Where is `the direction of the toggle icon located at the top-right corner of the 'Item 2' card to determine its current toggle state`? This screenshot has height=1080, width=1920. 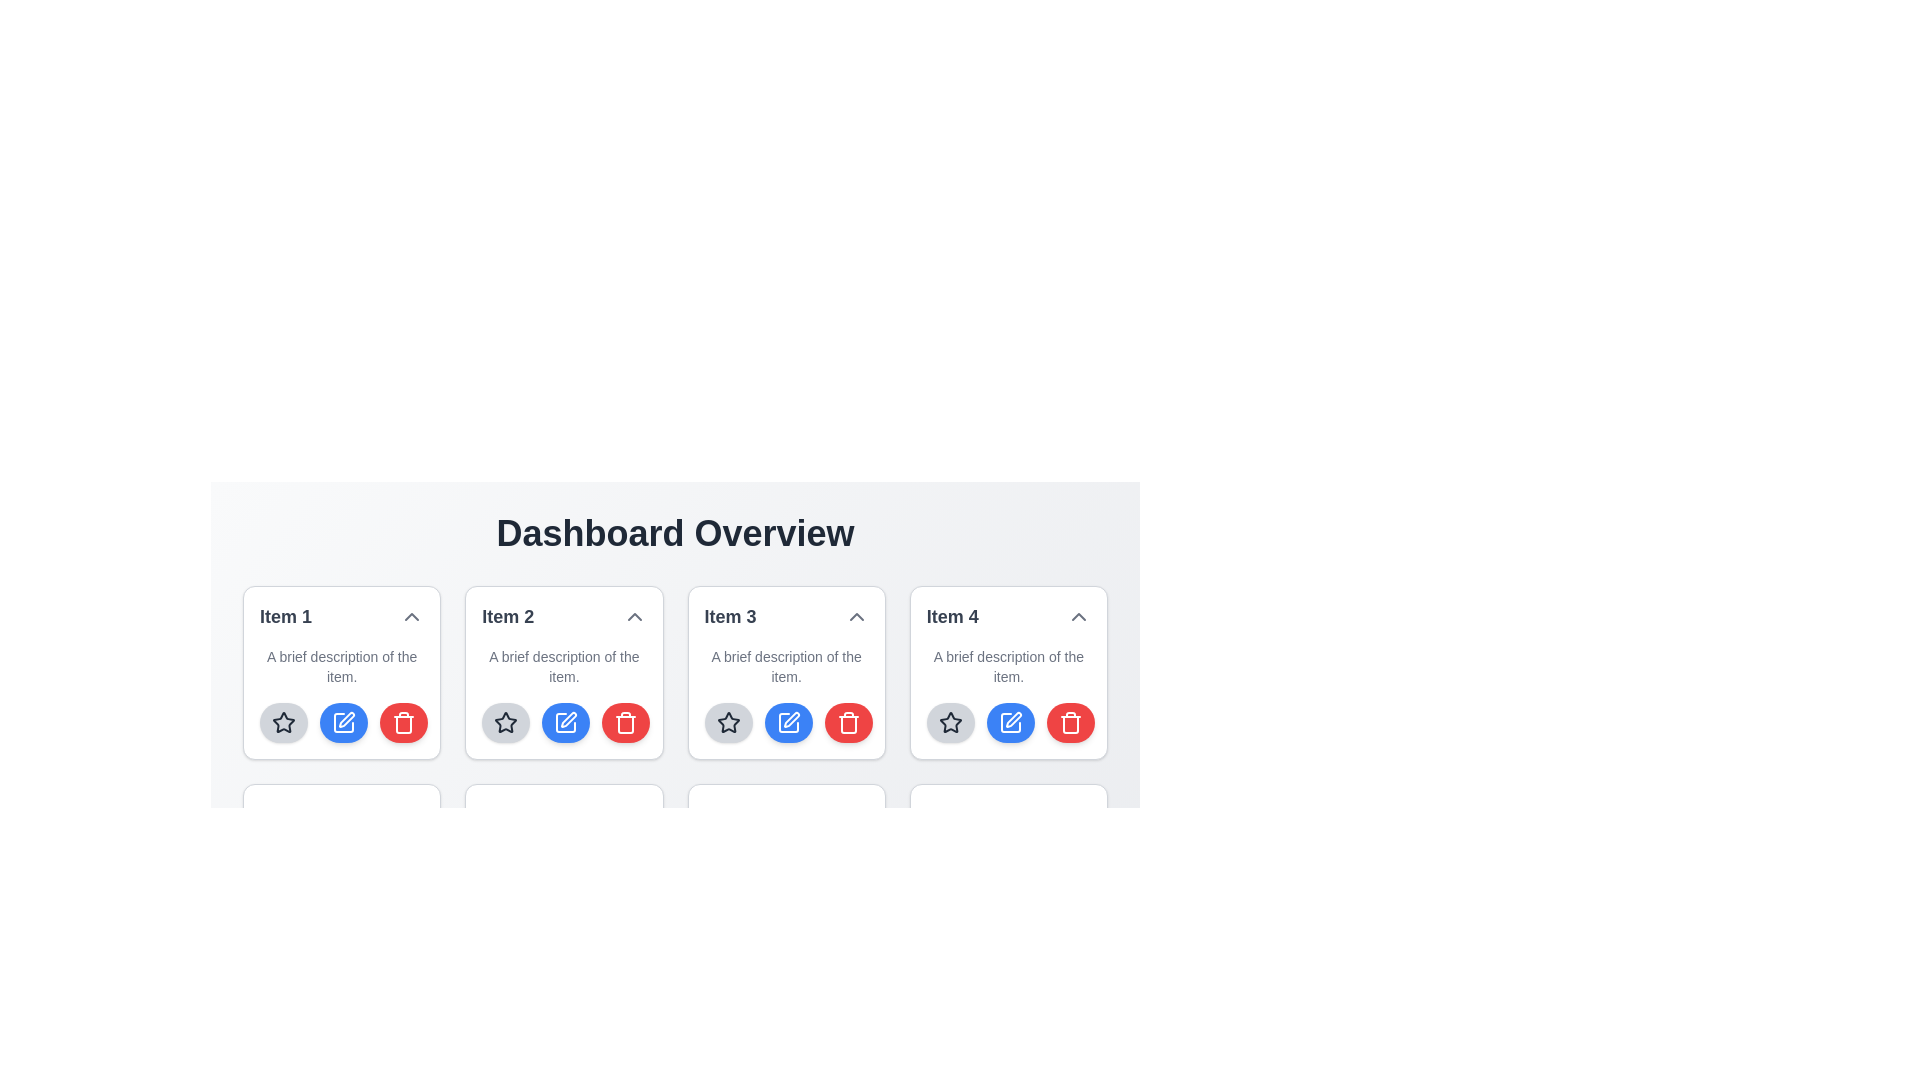 the direction of the toggle icon located at the top-right corner of the 'Item 2' card to determine its current toggle state is located at coordinates (633, 616).